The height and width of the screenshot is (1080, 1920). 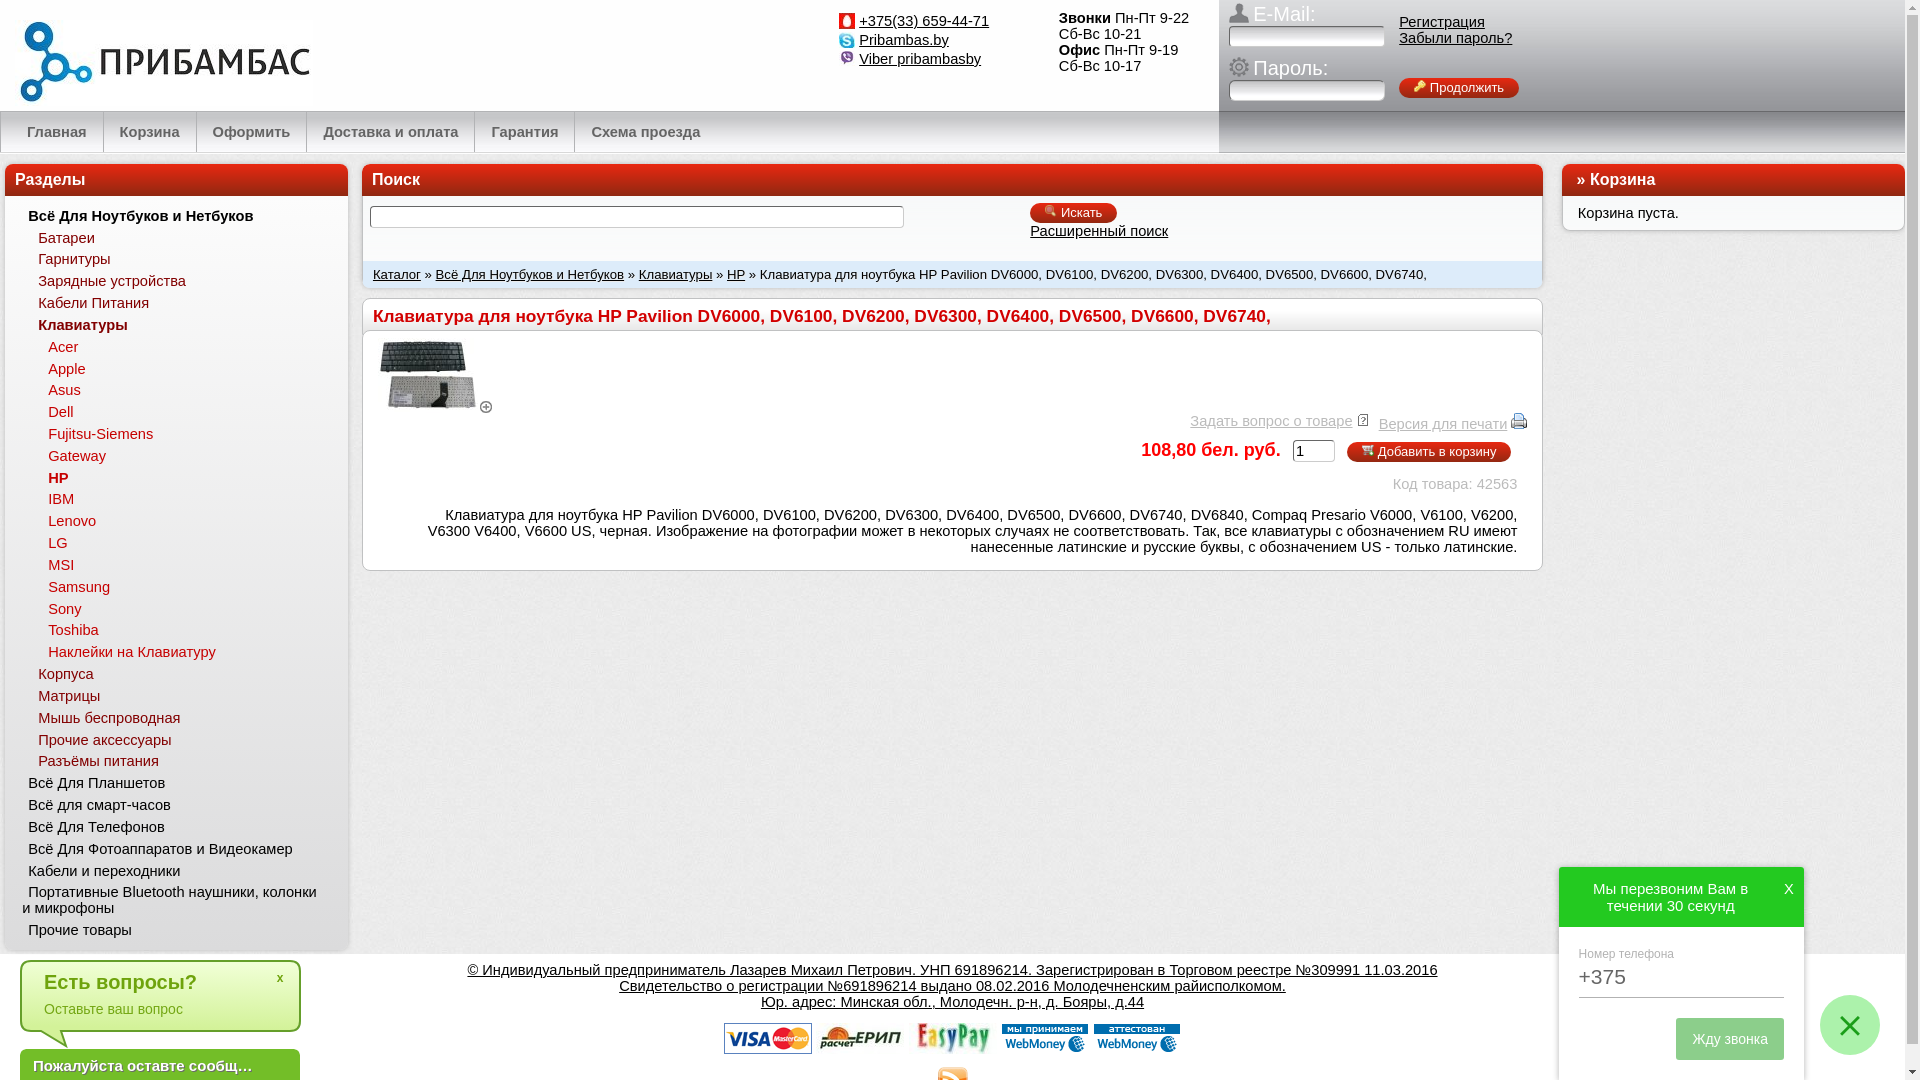 I want to click on 'Samsung', so click(x=42, y=585).